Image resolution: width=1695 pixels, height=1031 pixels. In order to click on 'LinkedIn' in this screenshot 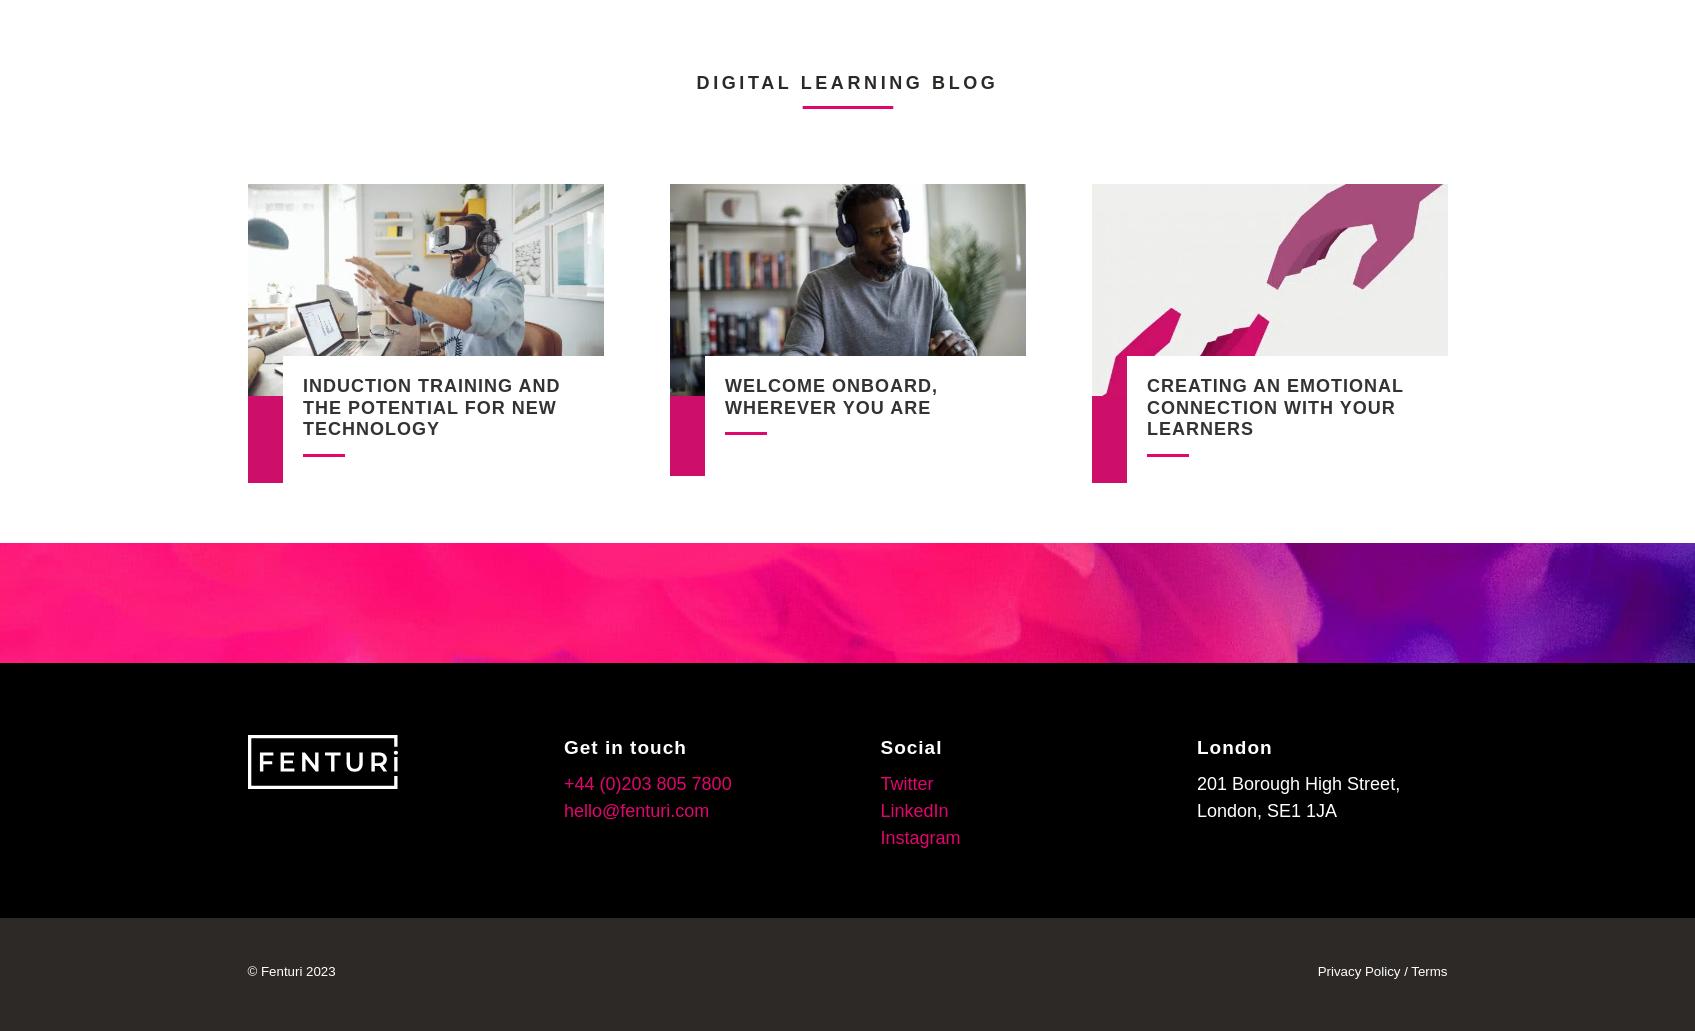, I will do `click(913, 809)`.